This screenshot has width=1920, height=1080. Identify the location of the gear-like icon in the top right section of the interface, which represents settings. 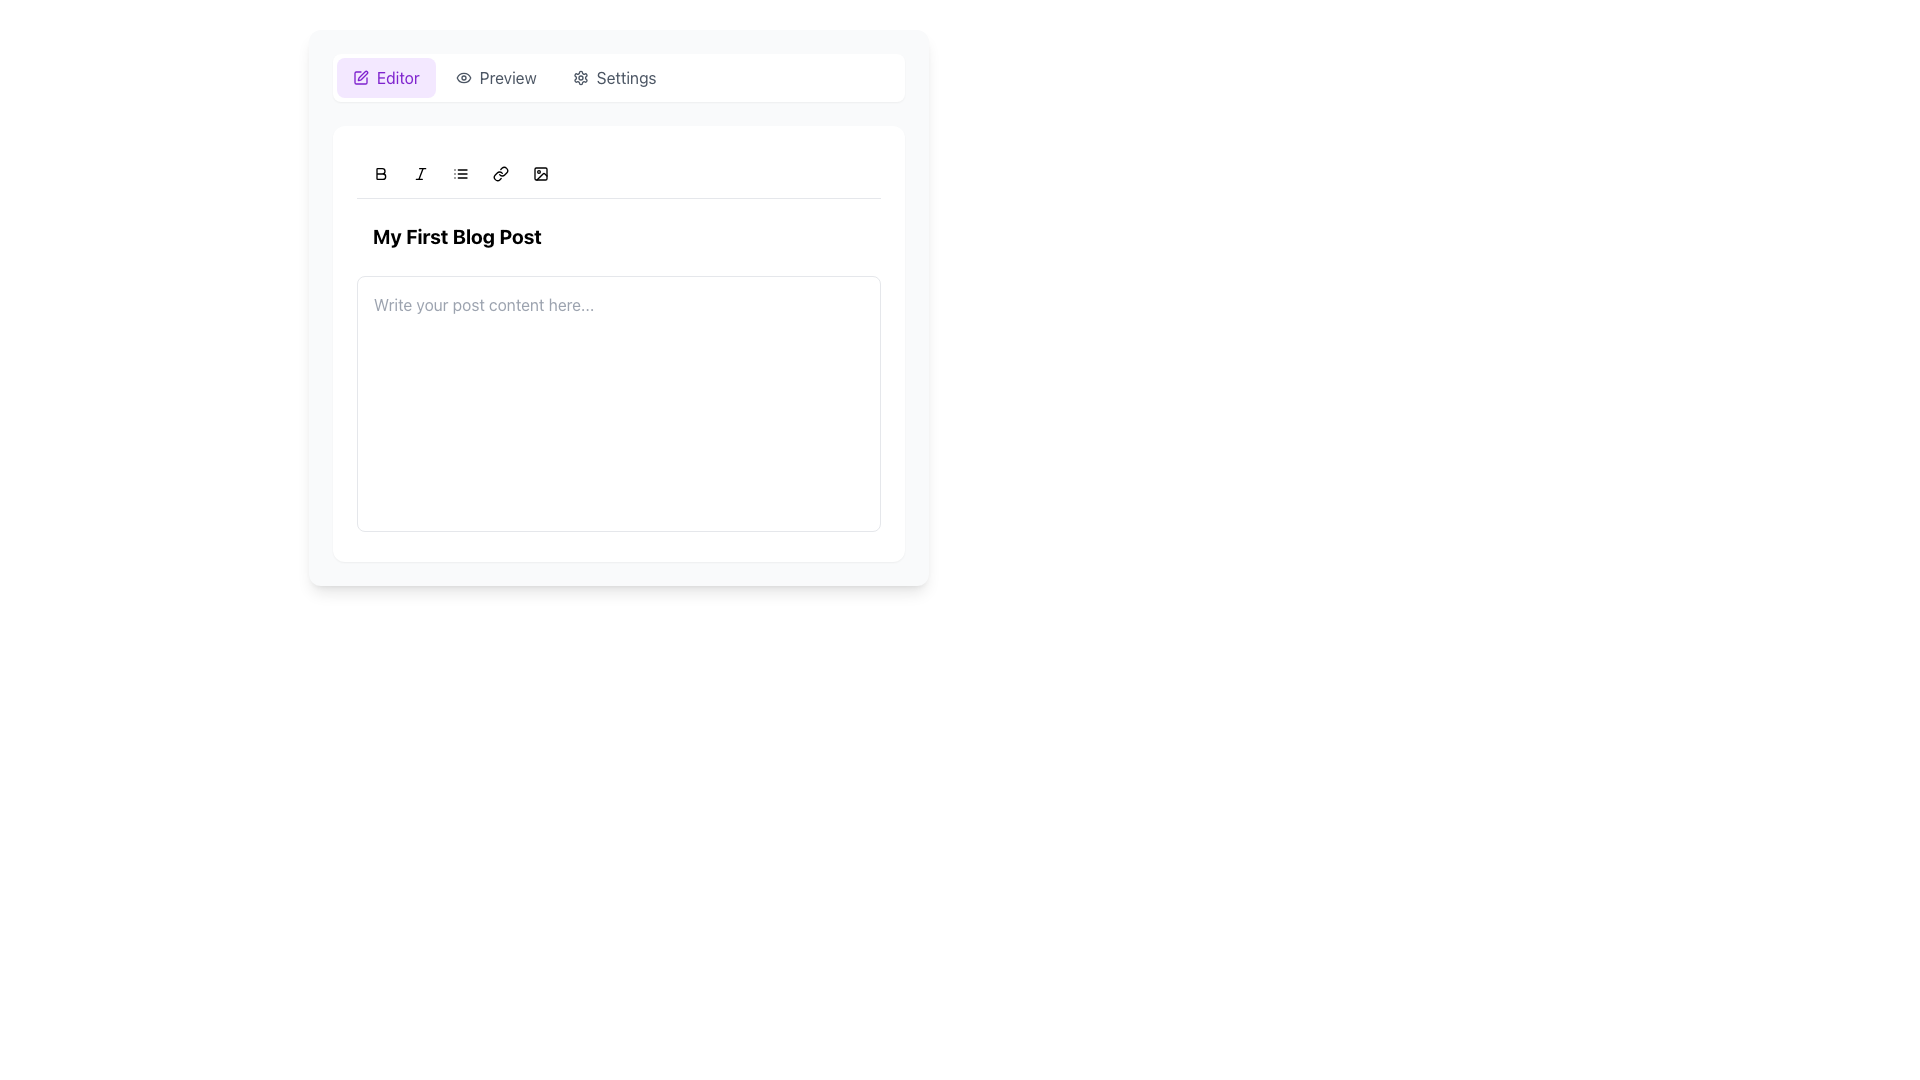
(579, 76).